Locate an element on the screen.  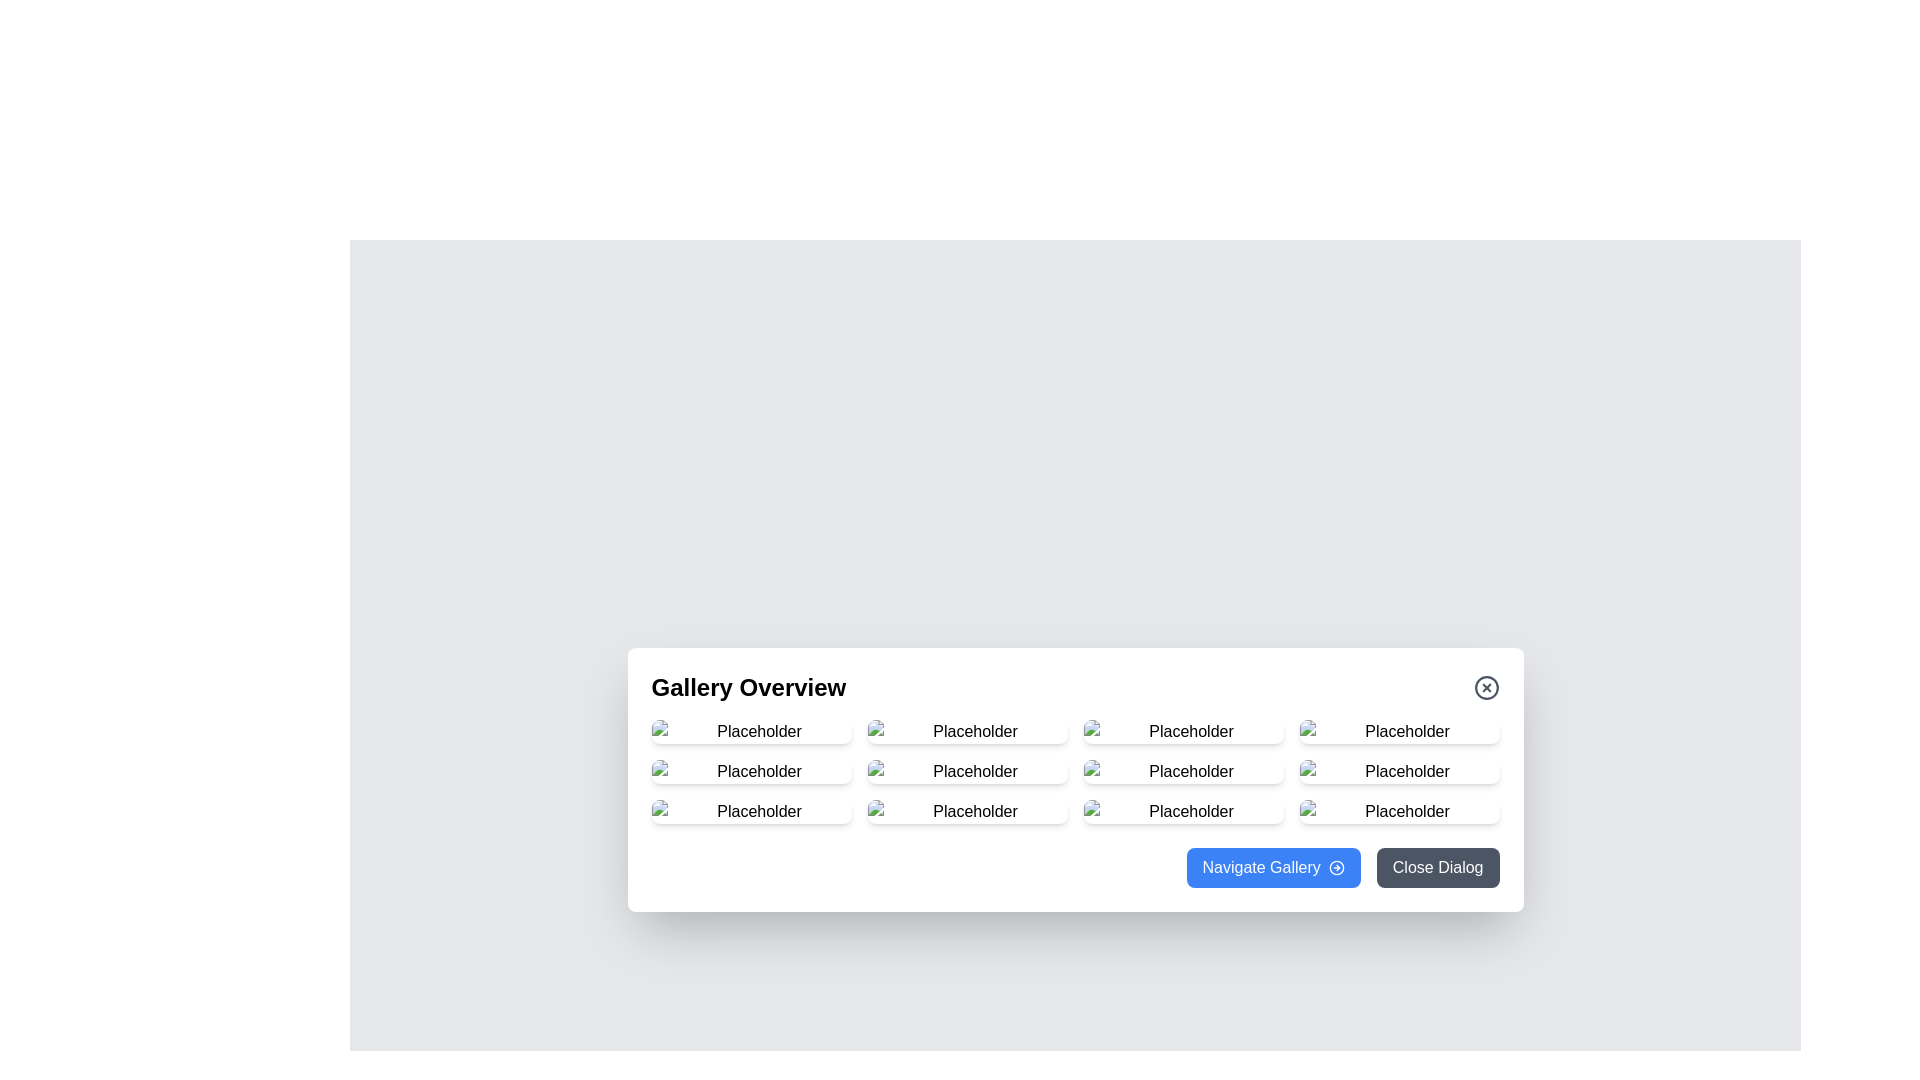
the 'Close Dialog' button to close the dialog is located at coordinates (1437, 866).